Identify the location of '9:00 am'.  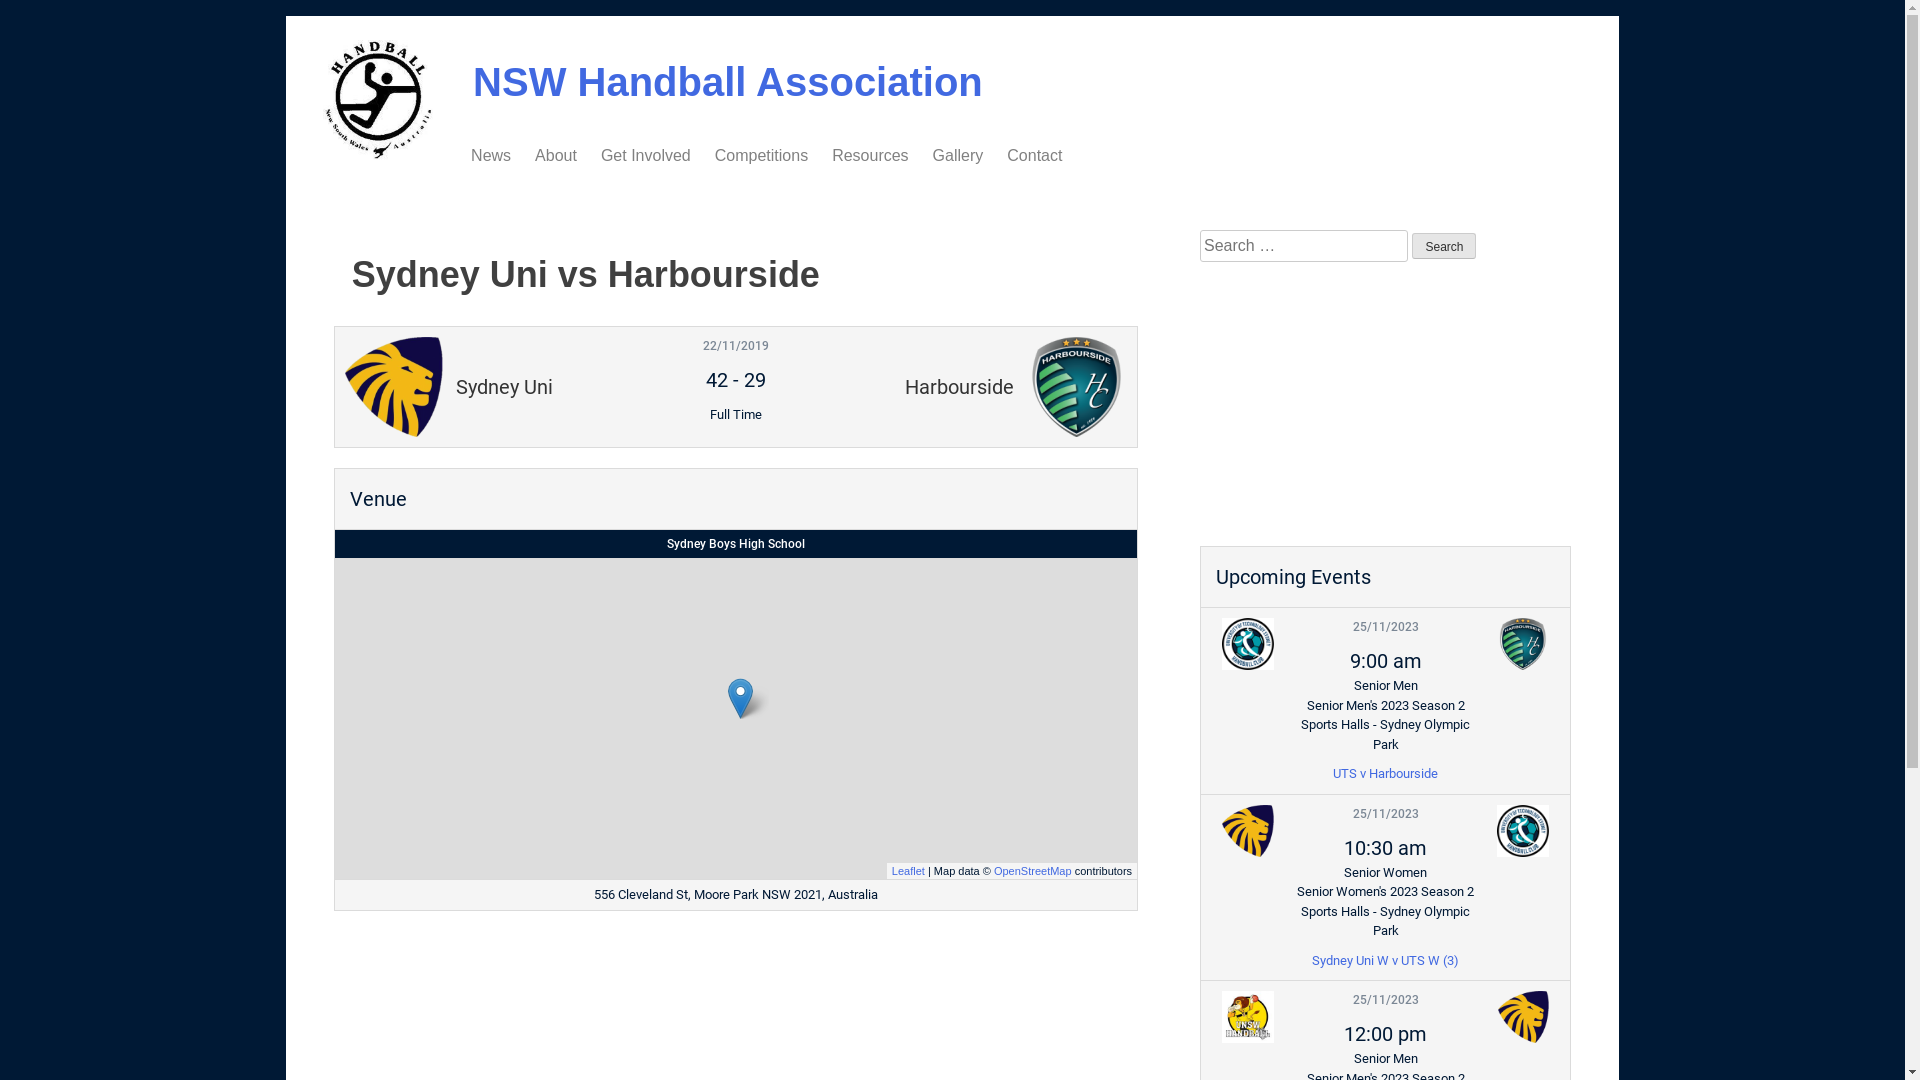
(1385, 660).